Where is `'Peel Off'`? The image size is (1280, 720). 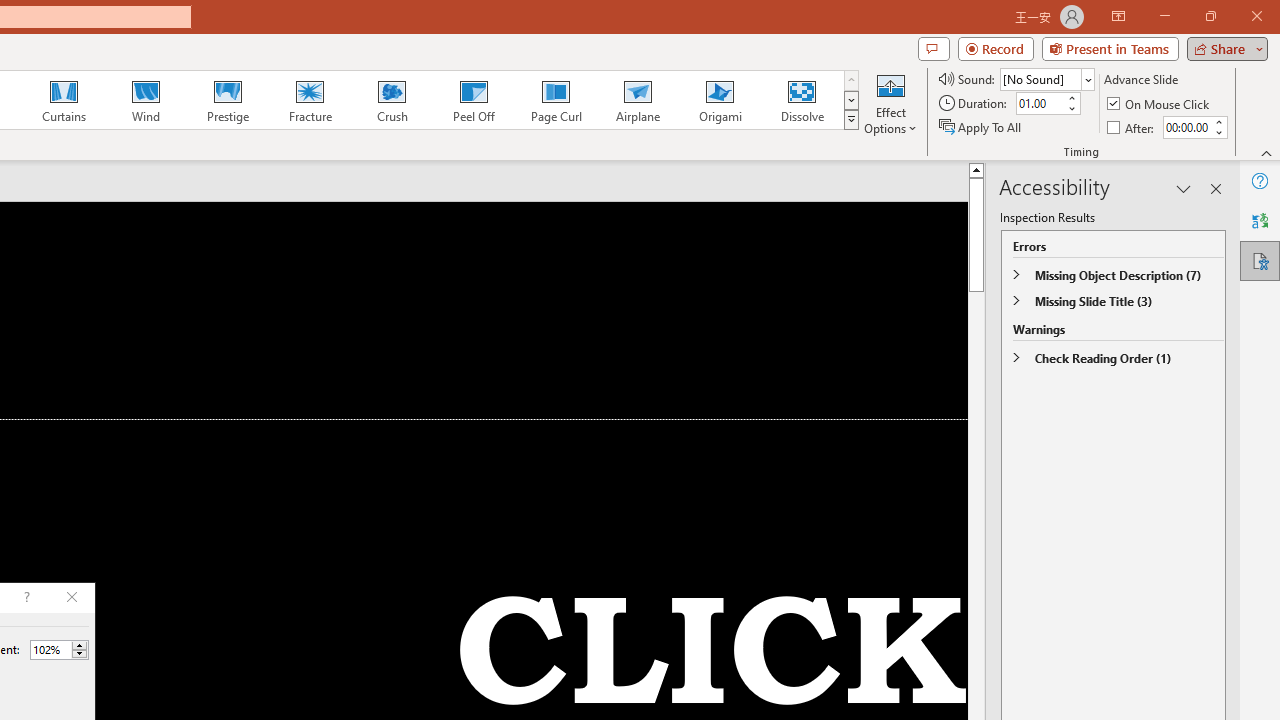 'Peel Off' is located at coordinates (472, 100).